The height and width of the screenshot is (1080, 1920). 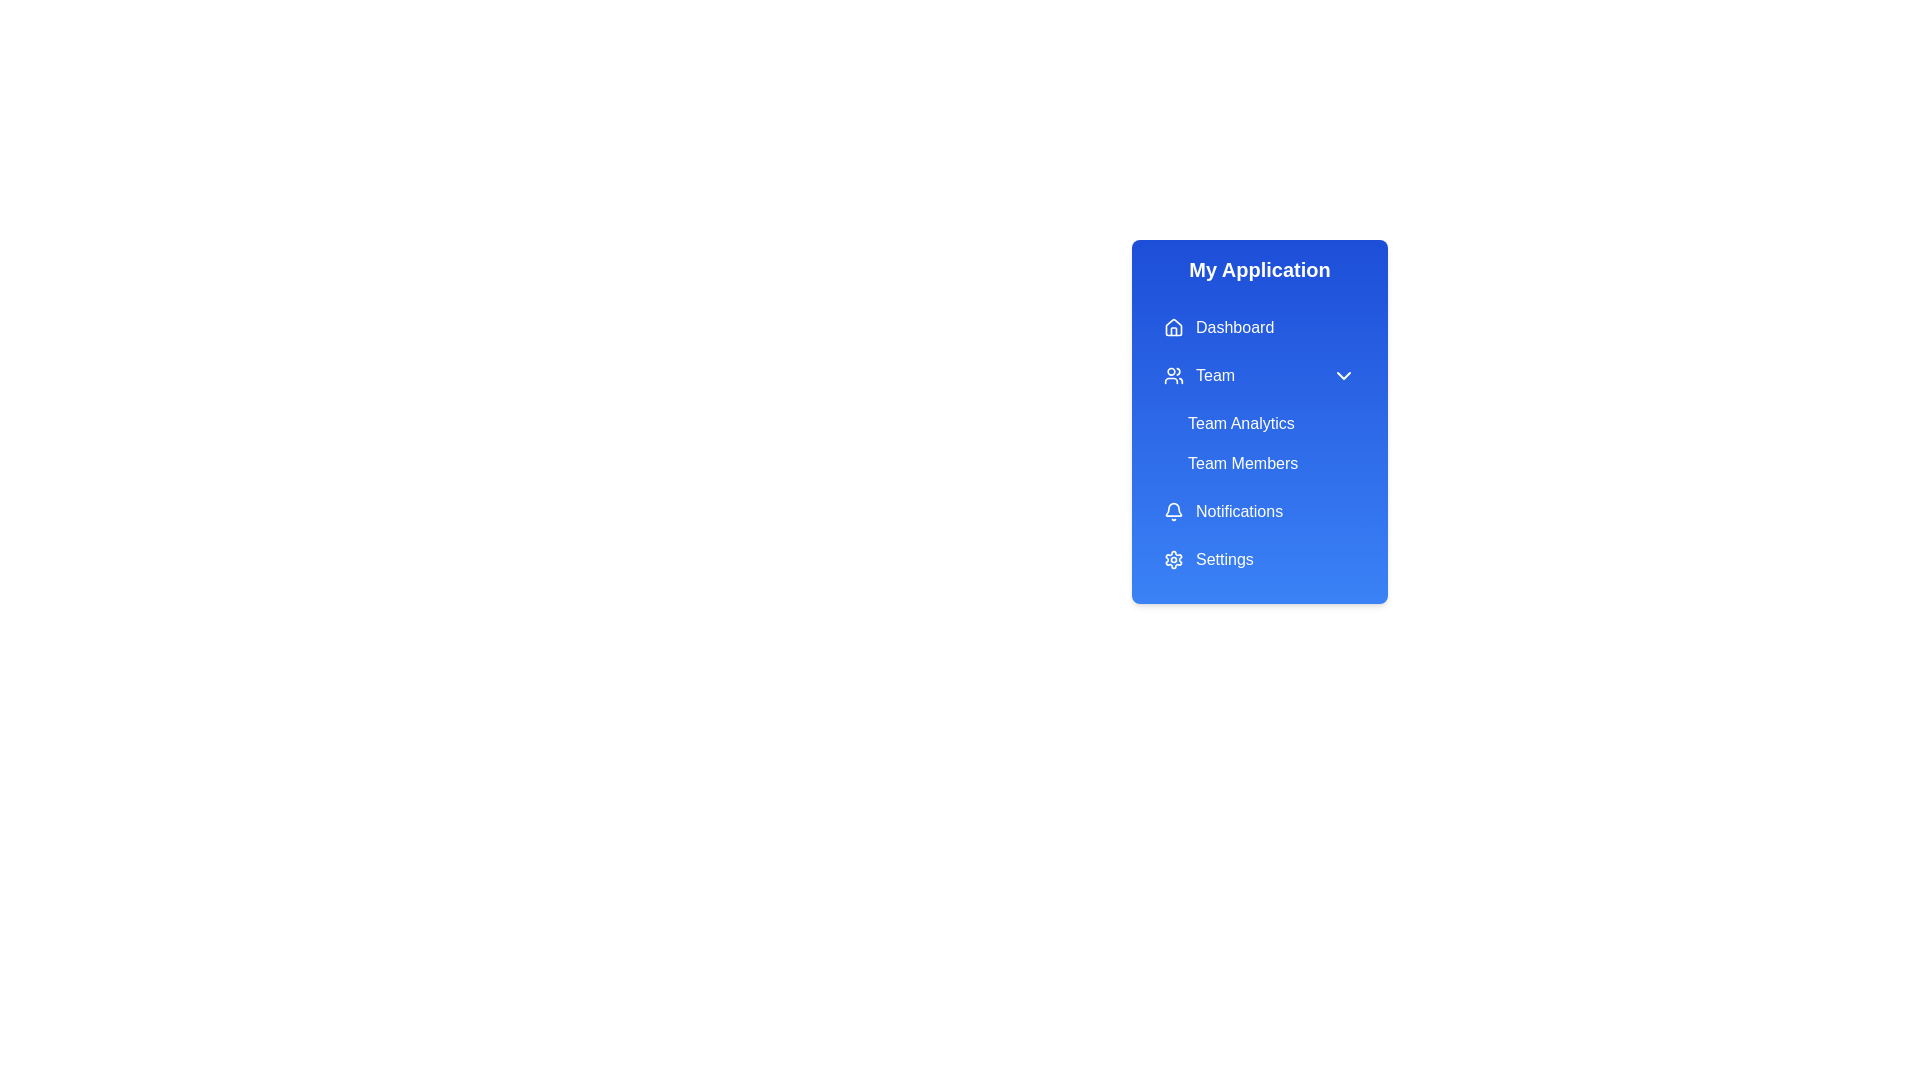 What do you see at coordinates (1258, 419) in the screenshot?
I see `multiline text label containing 'Team Analytics' and 'Team Members' located within the blue dropdown menu below the 'Team' label` at bounding box center [1258, 419].